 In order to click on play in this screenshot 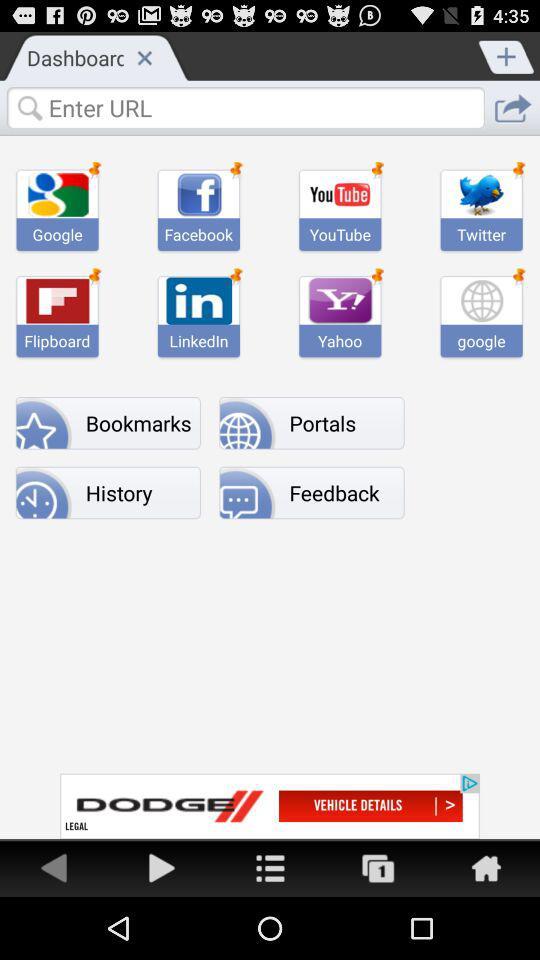, I will do `click(161, 866)`.